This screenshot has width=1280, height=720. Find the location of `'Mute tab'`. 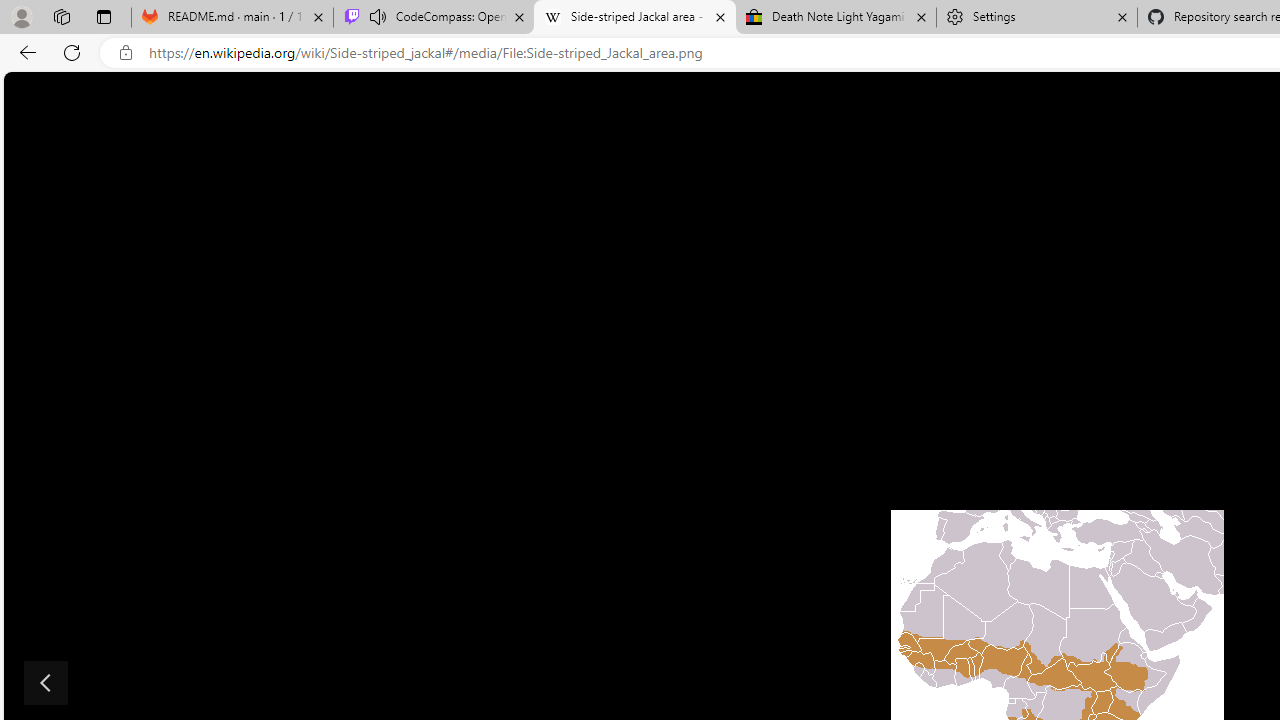

'Mute tab' is located at coordinates (378, 16).